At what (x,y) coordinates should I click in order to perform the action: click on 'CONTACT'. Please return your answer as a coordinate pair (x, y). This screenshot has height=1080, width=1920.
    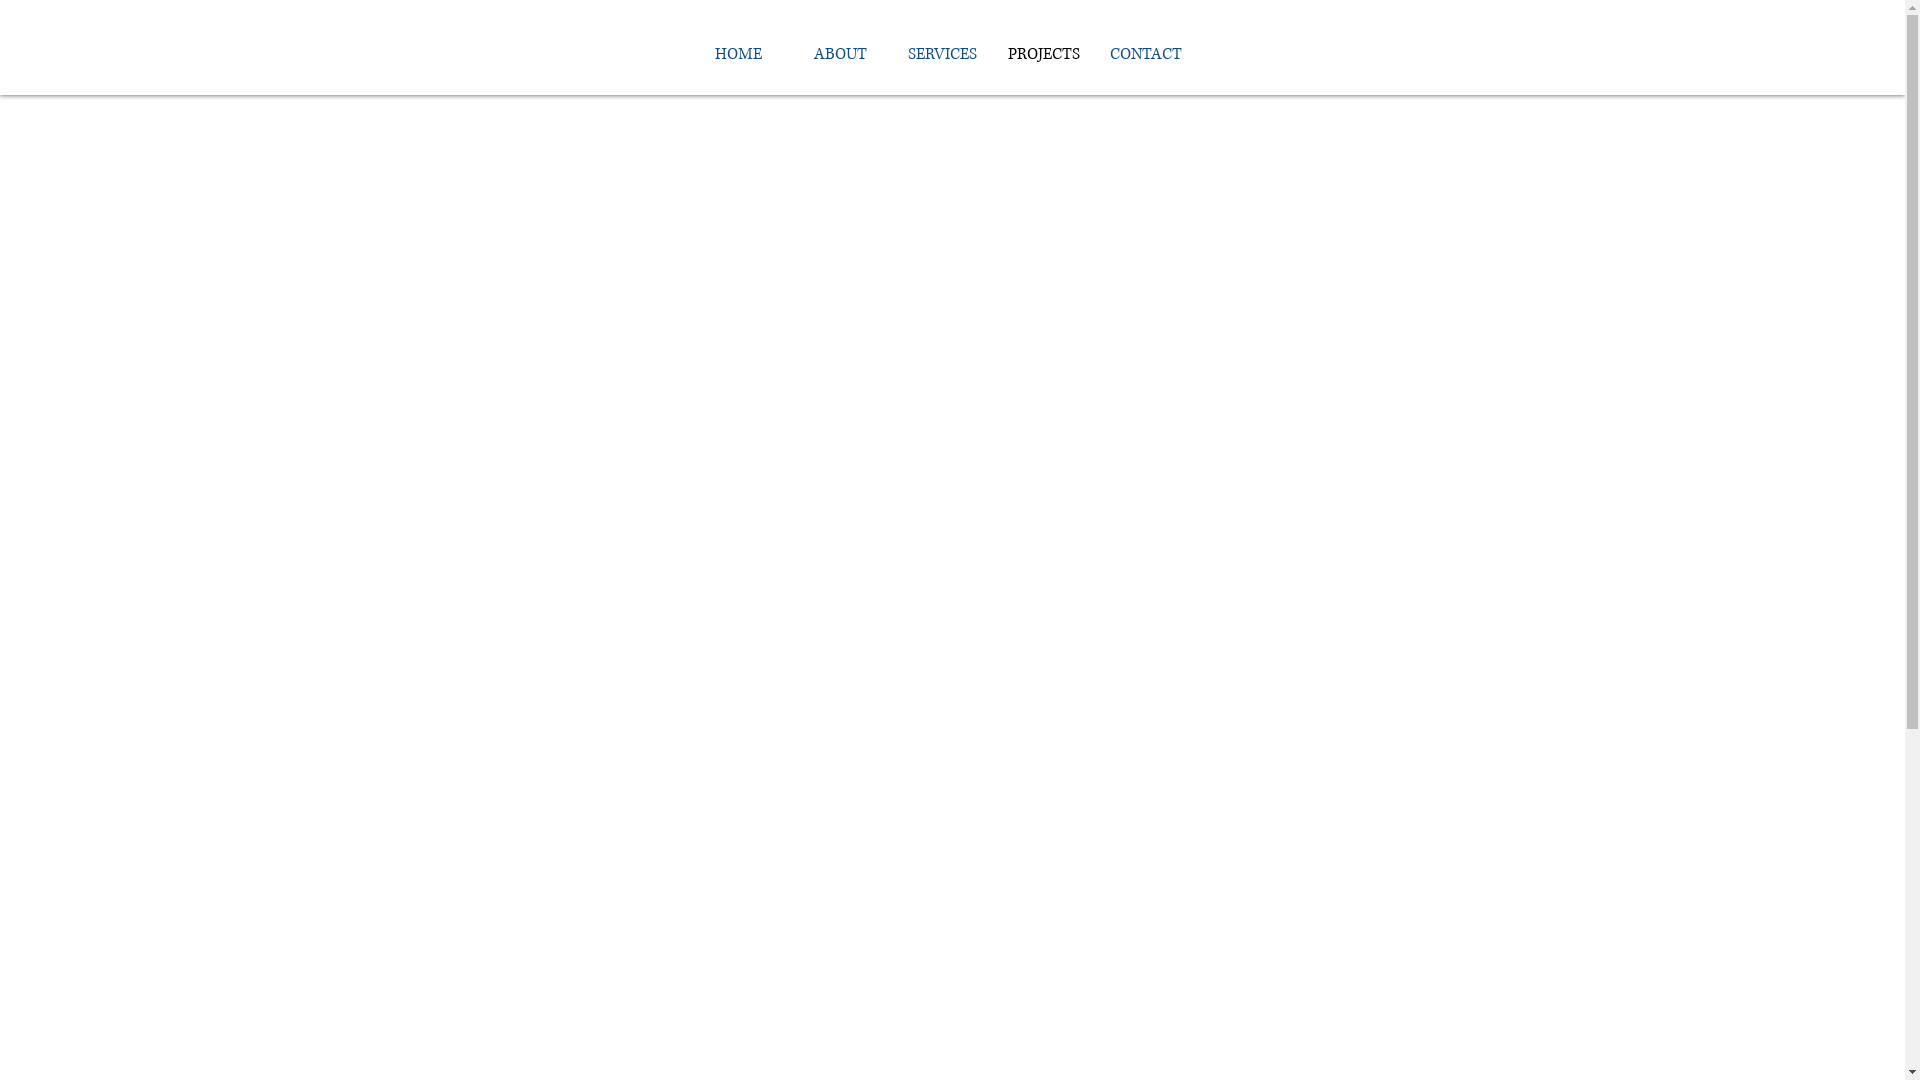
    Looking at the image, I should click on (1146, 53).